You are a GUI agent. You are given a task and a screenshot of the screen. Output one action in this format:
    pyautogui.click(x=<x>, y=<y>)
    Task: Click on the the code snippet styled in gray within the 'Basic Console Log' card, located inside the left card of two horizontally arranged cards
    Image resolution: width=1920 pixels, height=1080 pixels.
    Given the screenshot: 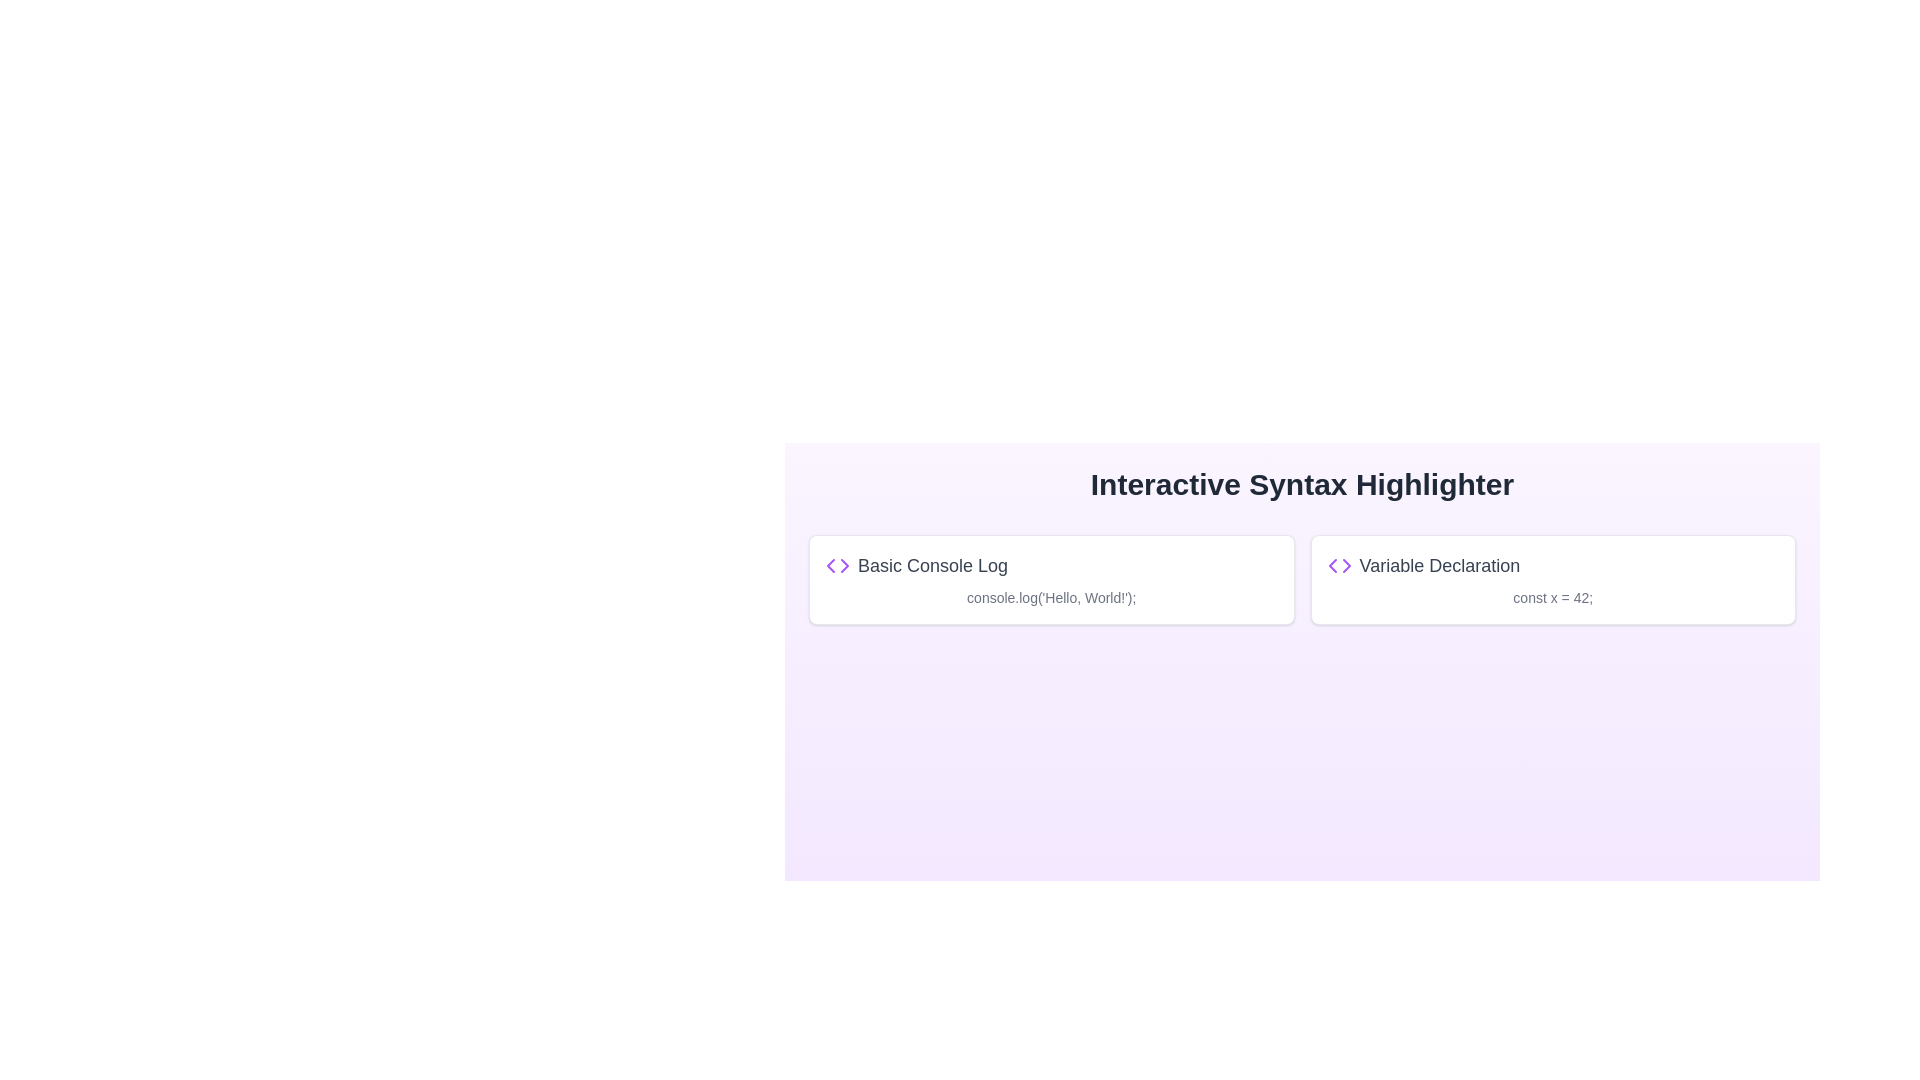 What is the action you would take?
    pyautogui.click(x=1050, y=596)
    